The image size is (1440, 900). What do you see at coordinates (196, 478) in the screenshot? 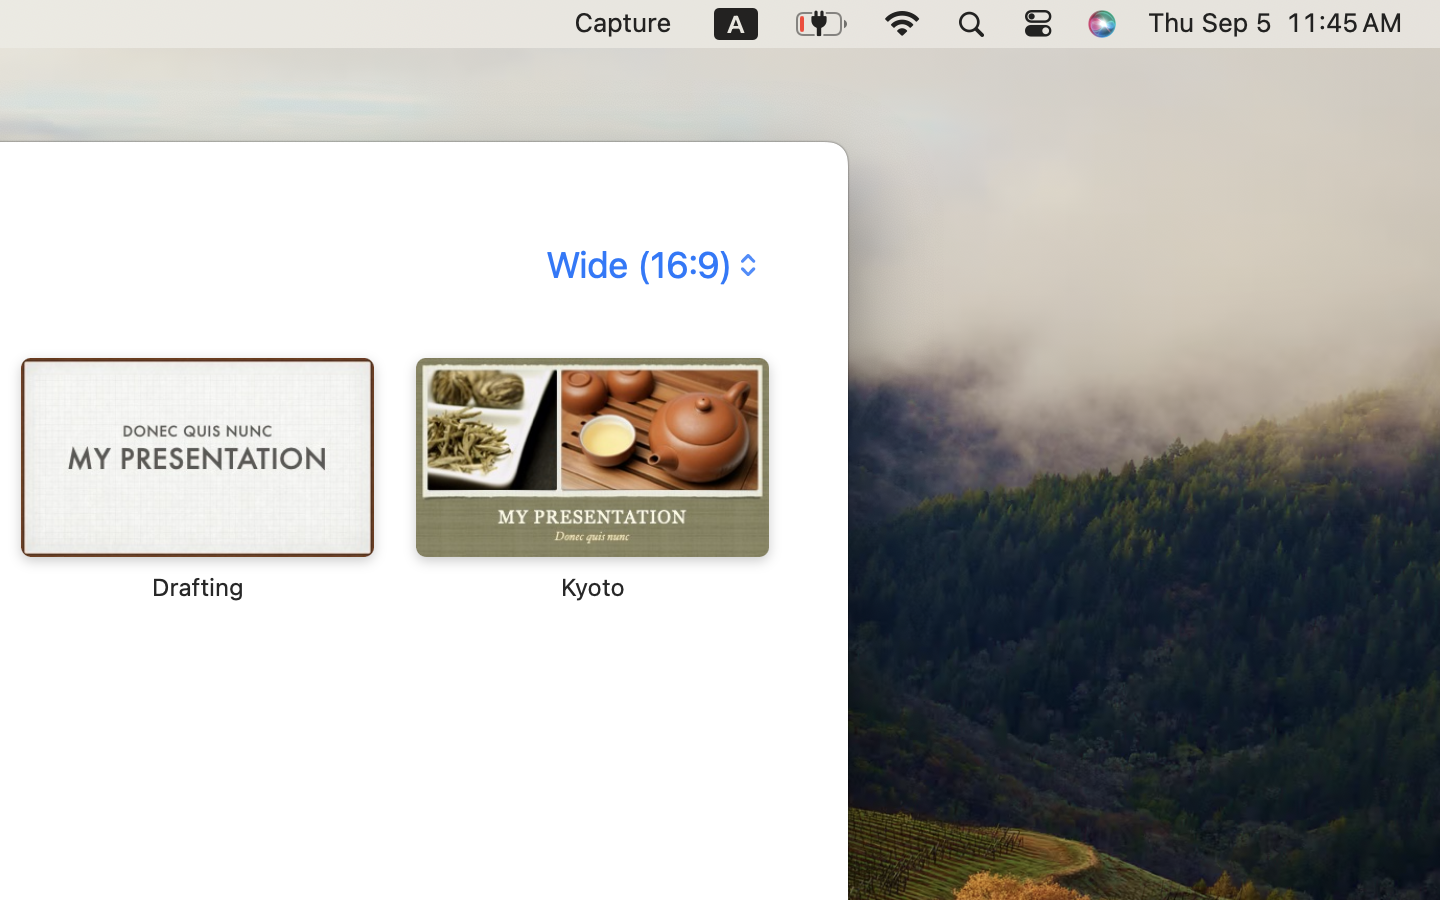
I see `'‎⁨Drafting⁩'` at bounding box center [196, 478].